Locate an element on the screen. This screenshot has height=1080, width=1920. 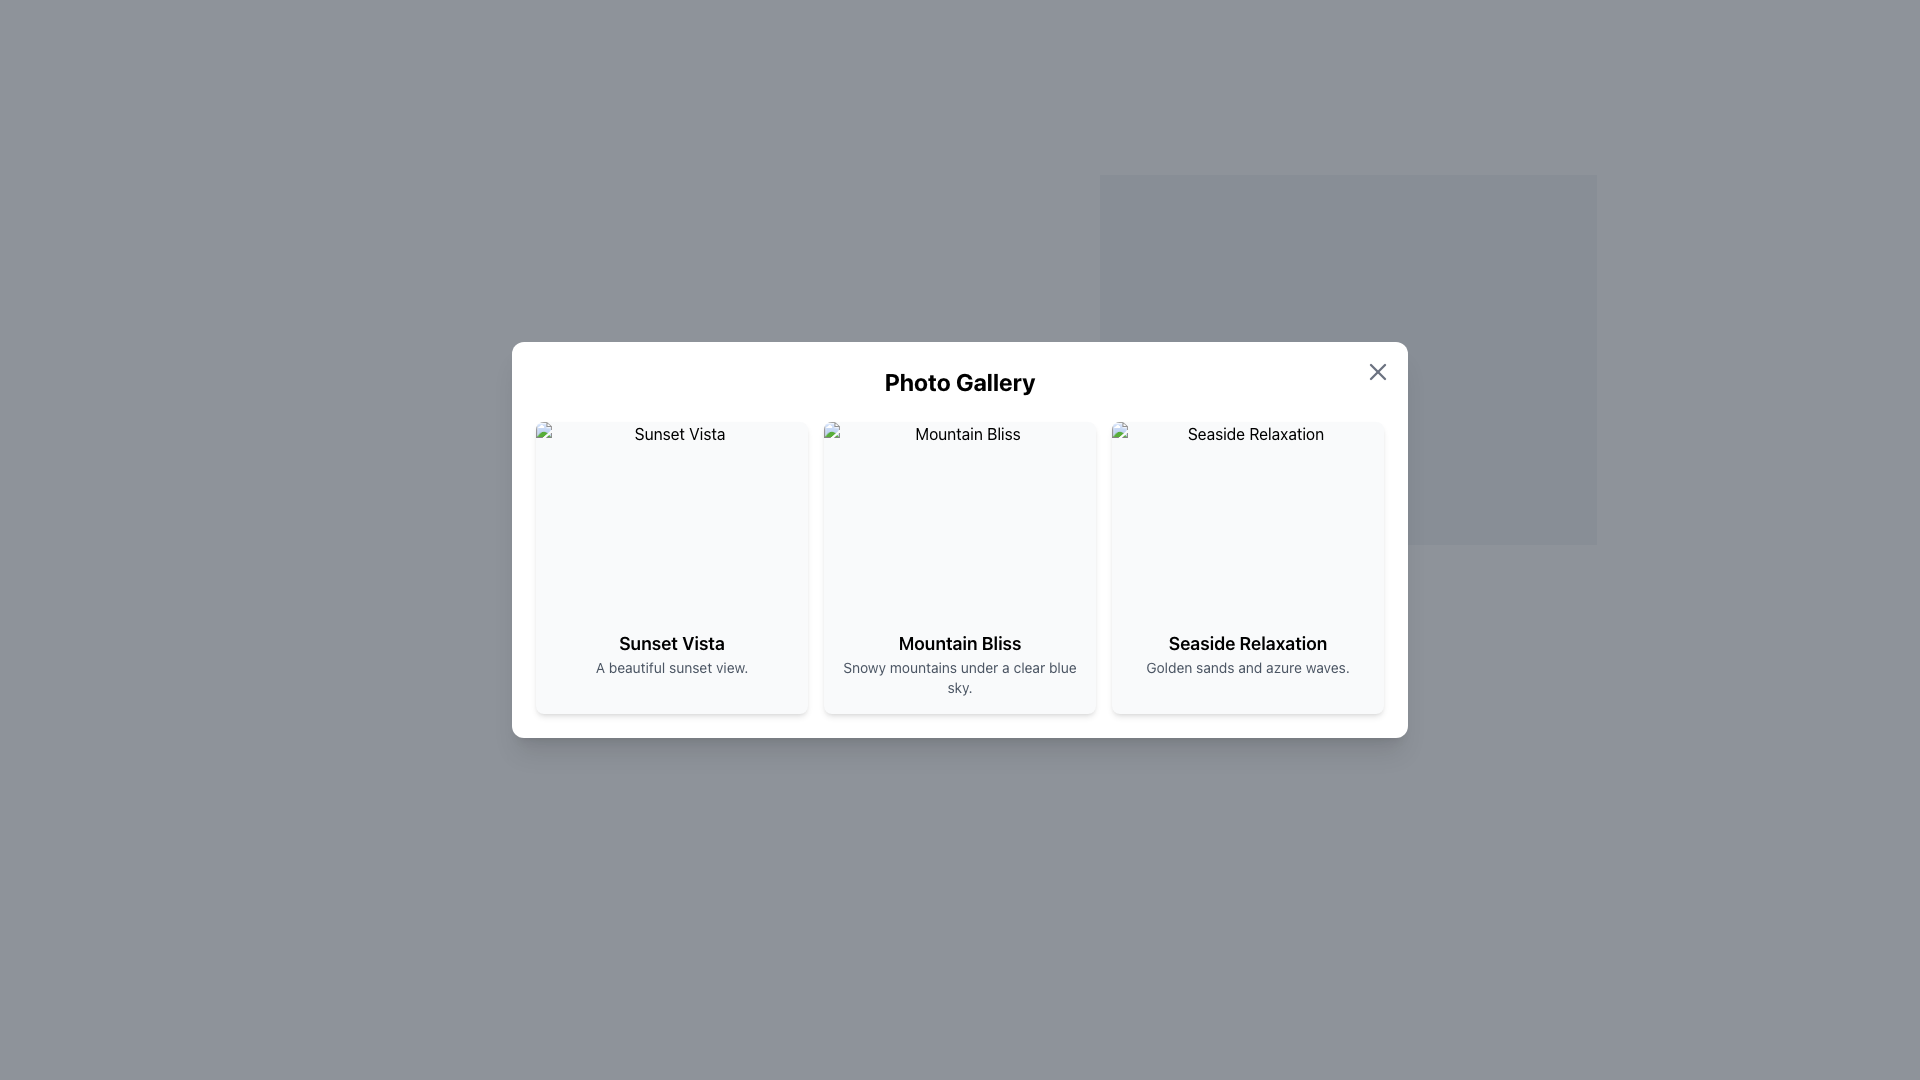
the description text element that provides additional information about the 'Sunset Vista' title, positioned below the title within the same card is located at coordinates (672, 667).